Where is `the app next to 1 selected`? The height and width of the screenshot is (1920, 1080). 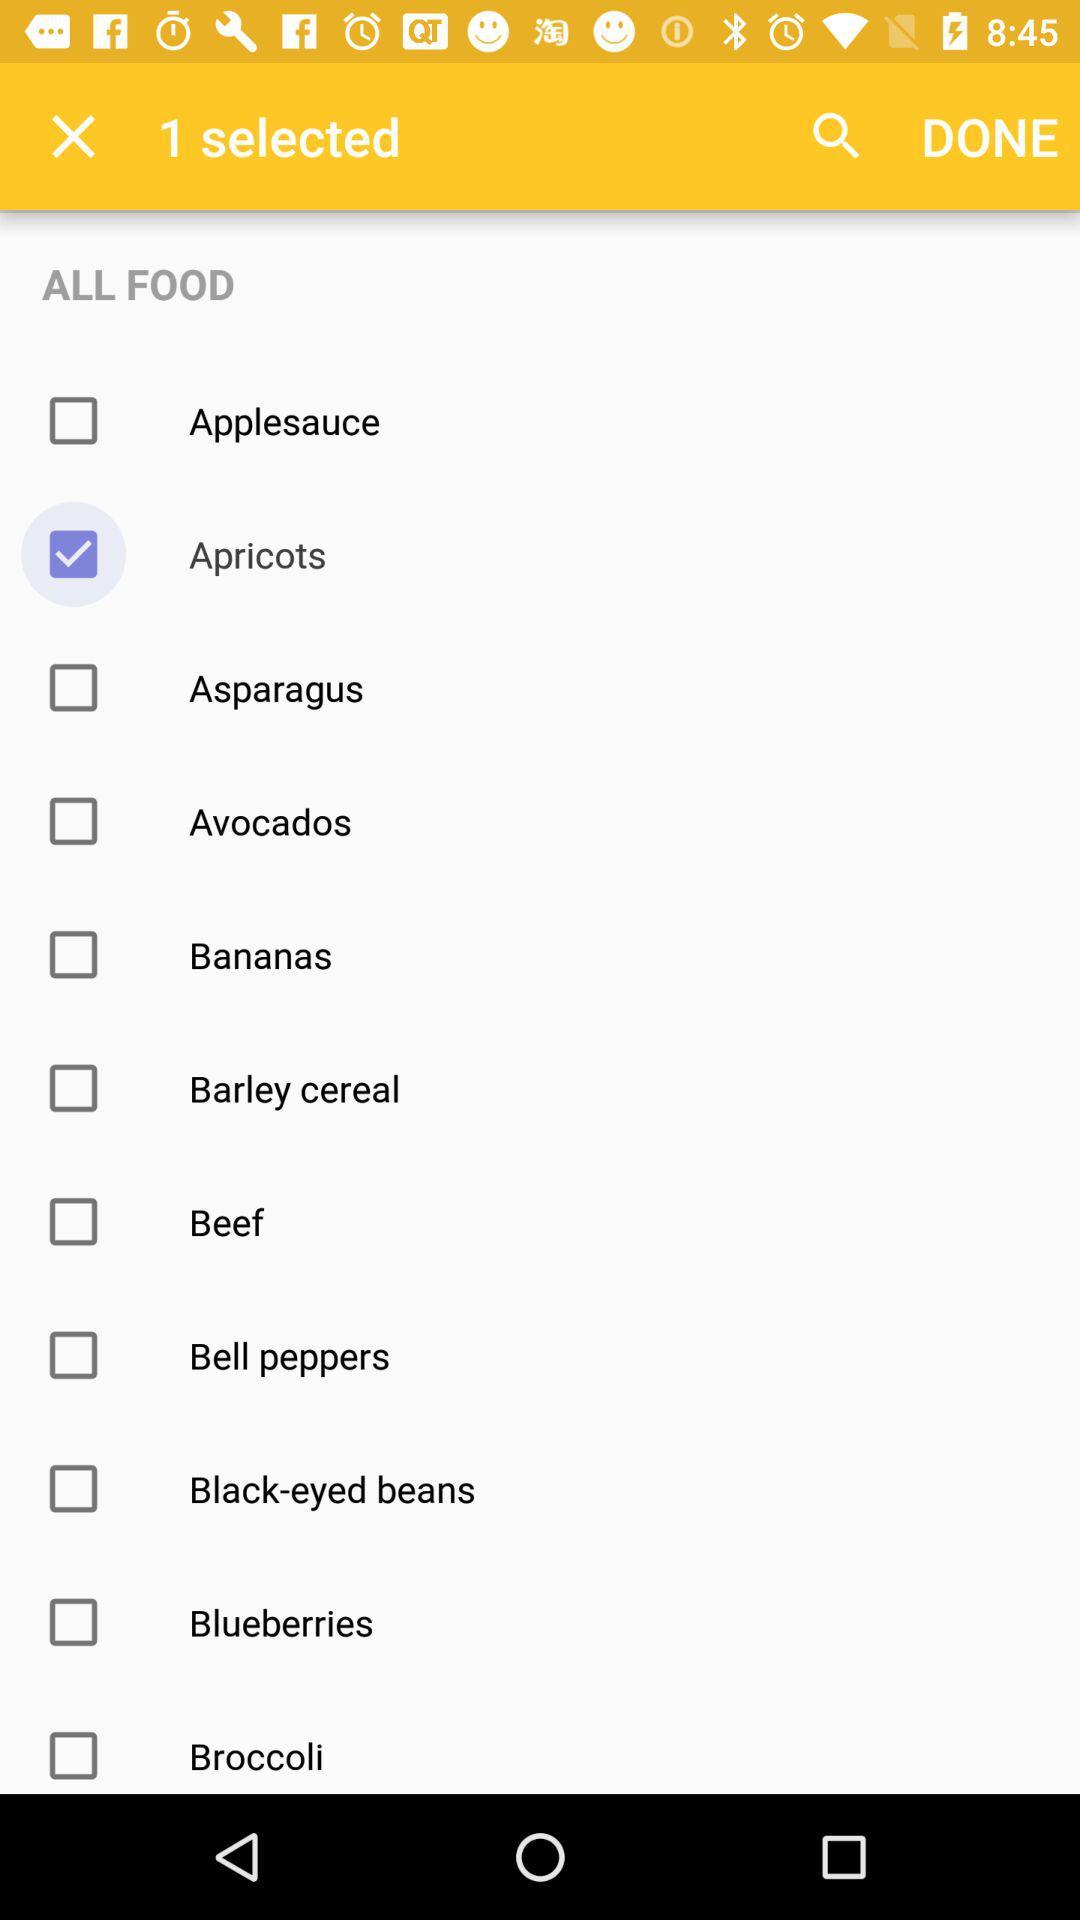 the app next to 1 selected is located at coordinates (72, 135).